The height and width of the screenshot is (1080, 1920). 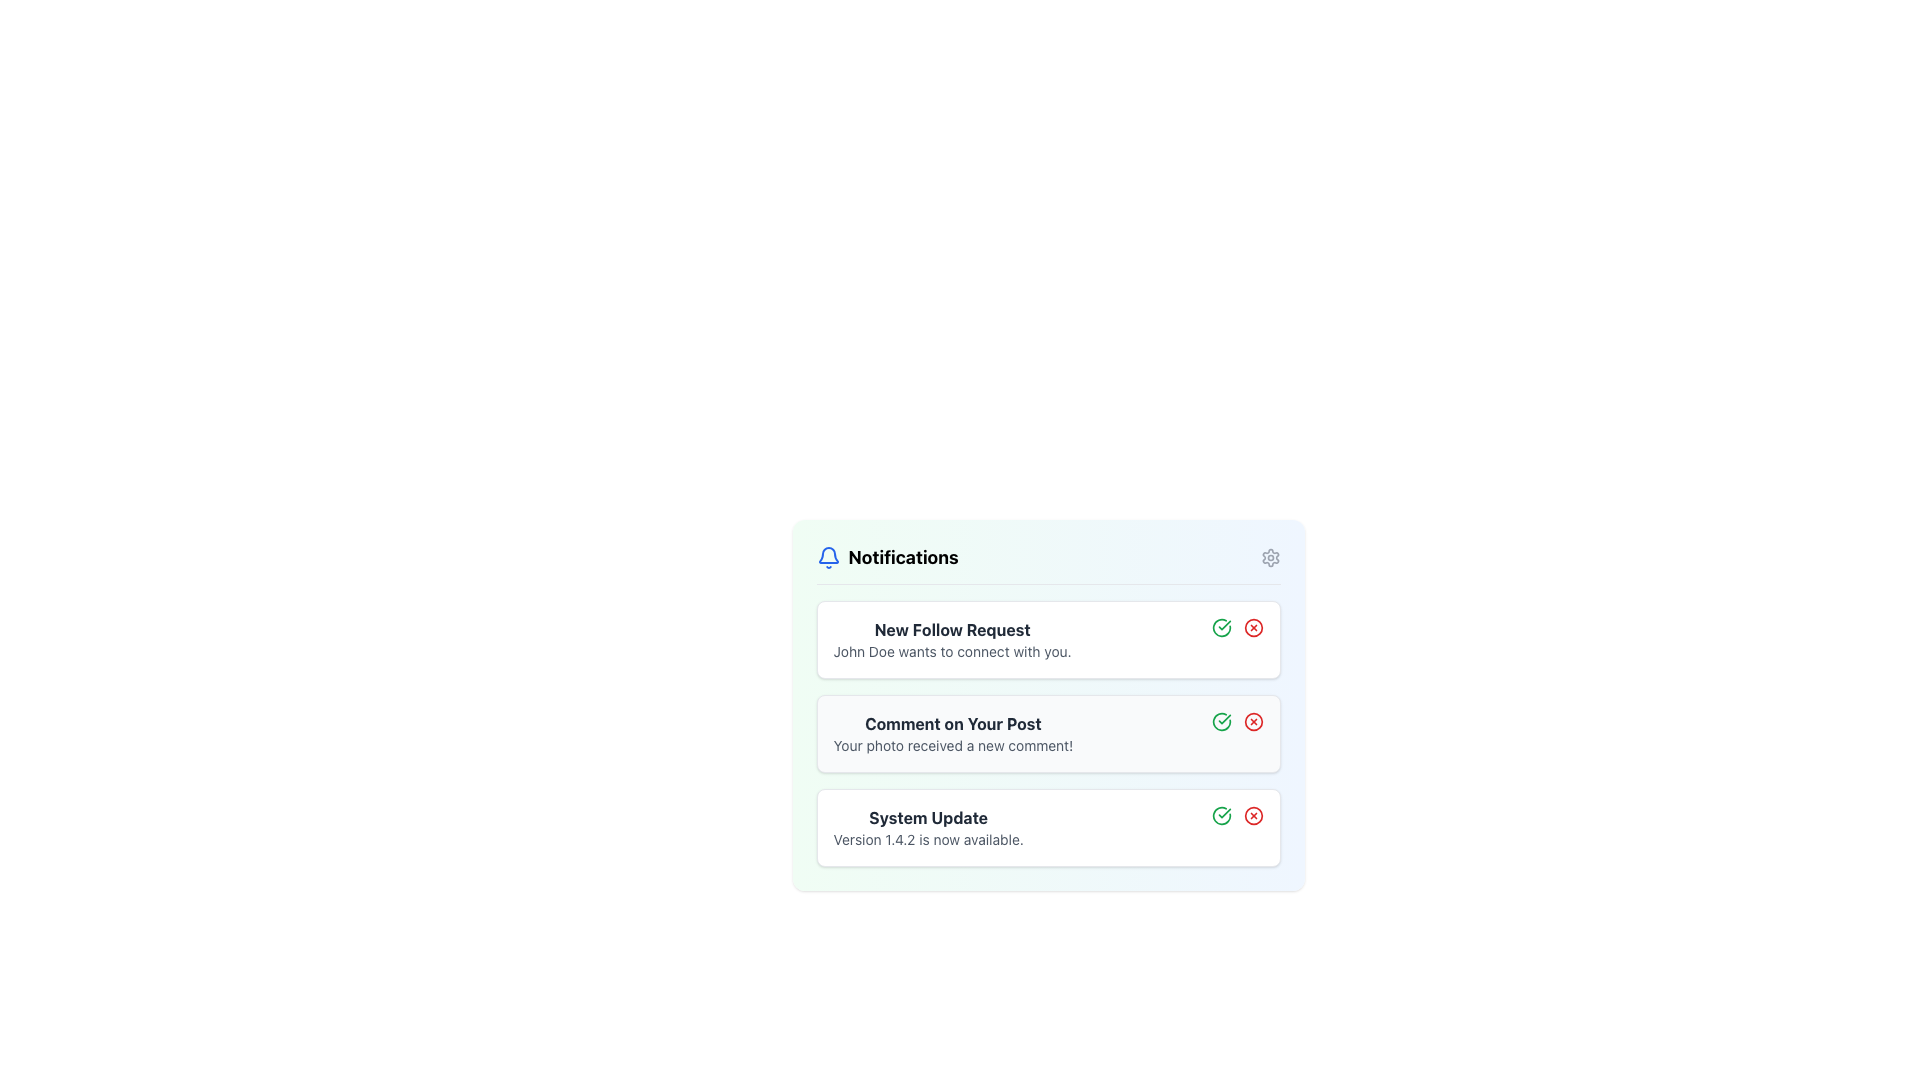 What do you see at coordinates (951, 651) in the screenshot?
I see `the informational Text Label that provides details about a follow request, located centrally within the notification card under the title 'New Follow Request'` at bounding box center [951, 651].